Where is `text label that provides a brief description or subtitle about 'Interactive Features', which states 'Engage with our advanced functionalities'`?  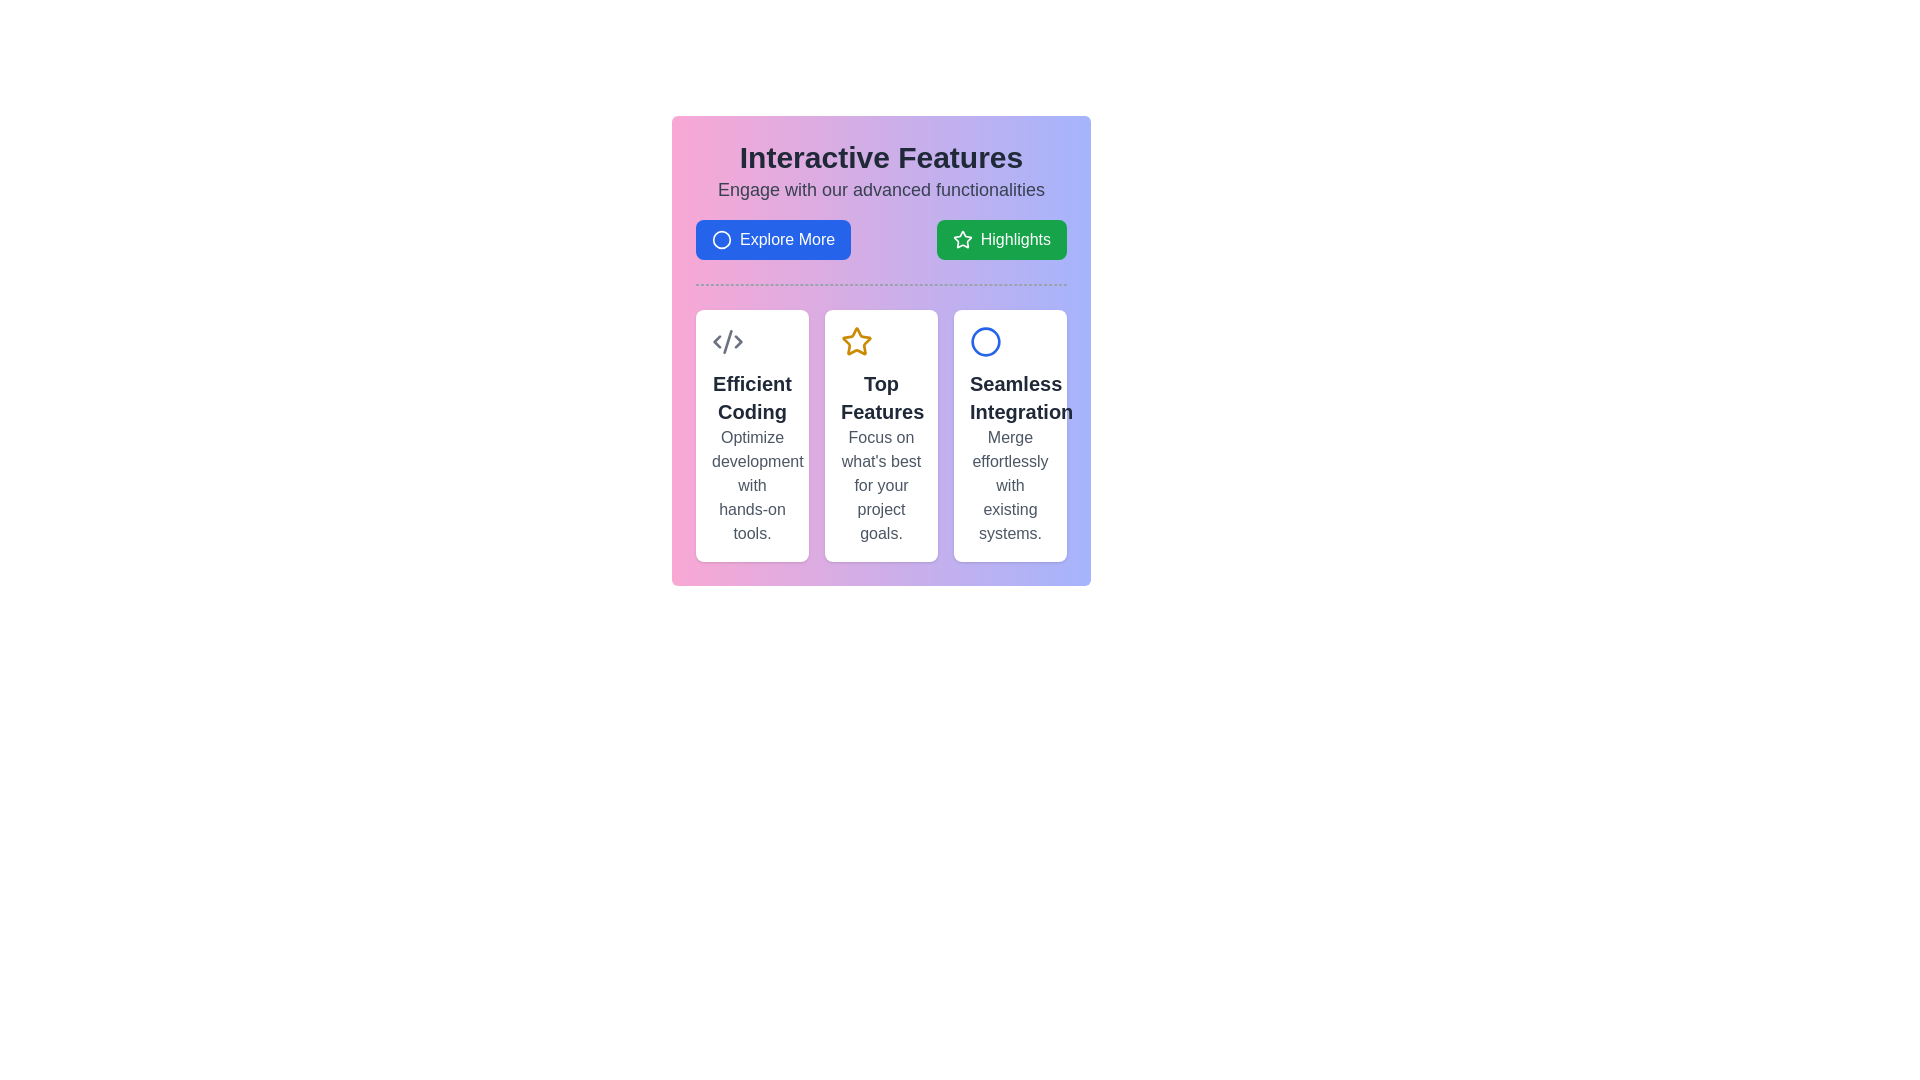 text label that provides a brief description or subtitle about 'Interactive Features', which states 'Engage with our advanced functionalities' is located at coordinates (880, 189).